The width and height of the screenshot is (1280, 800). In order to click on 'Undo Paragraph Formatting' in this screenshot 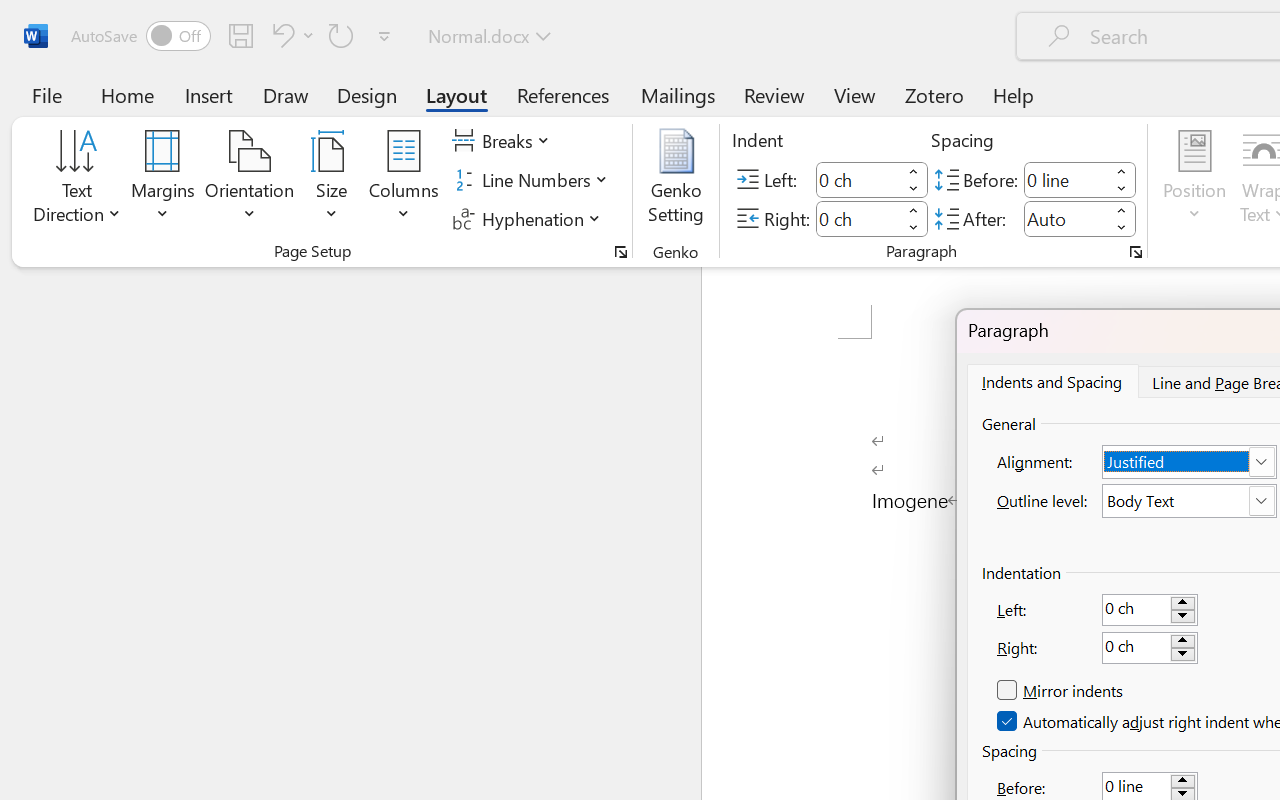, I will do `click(289, 34)`.